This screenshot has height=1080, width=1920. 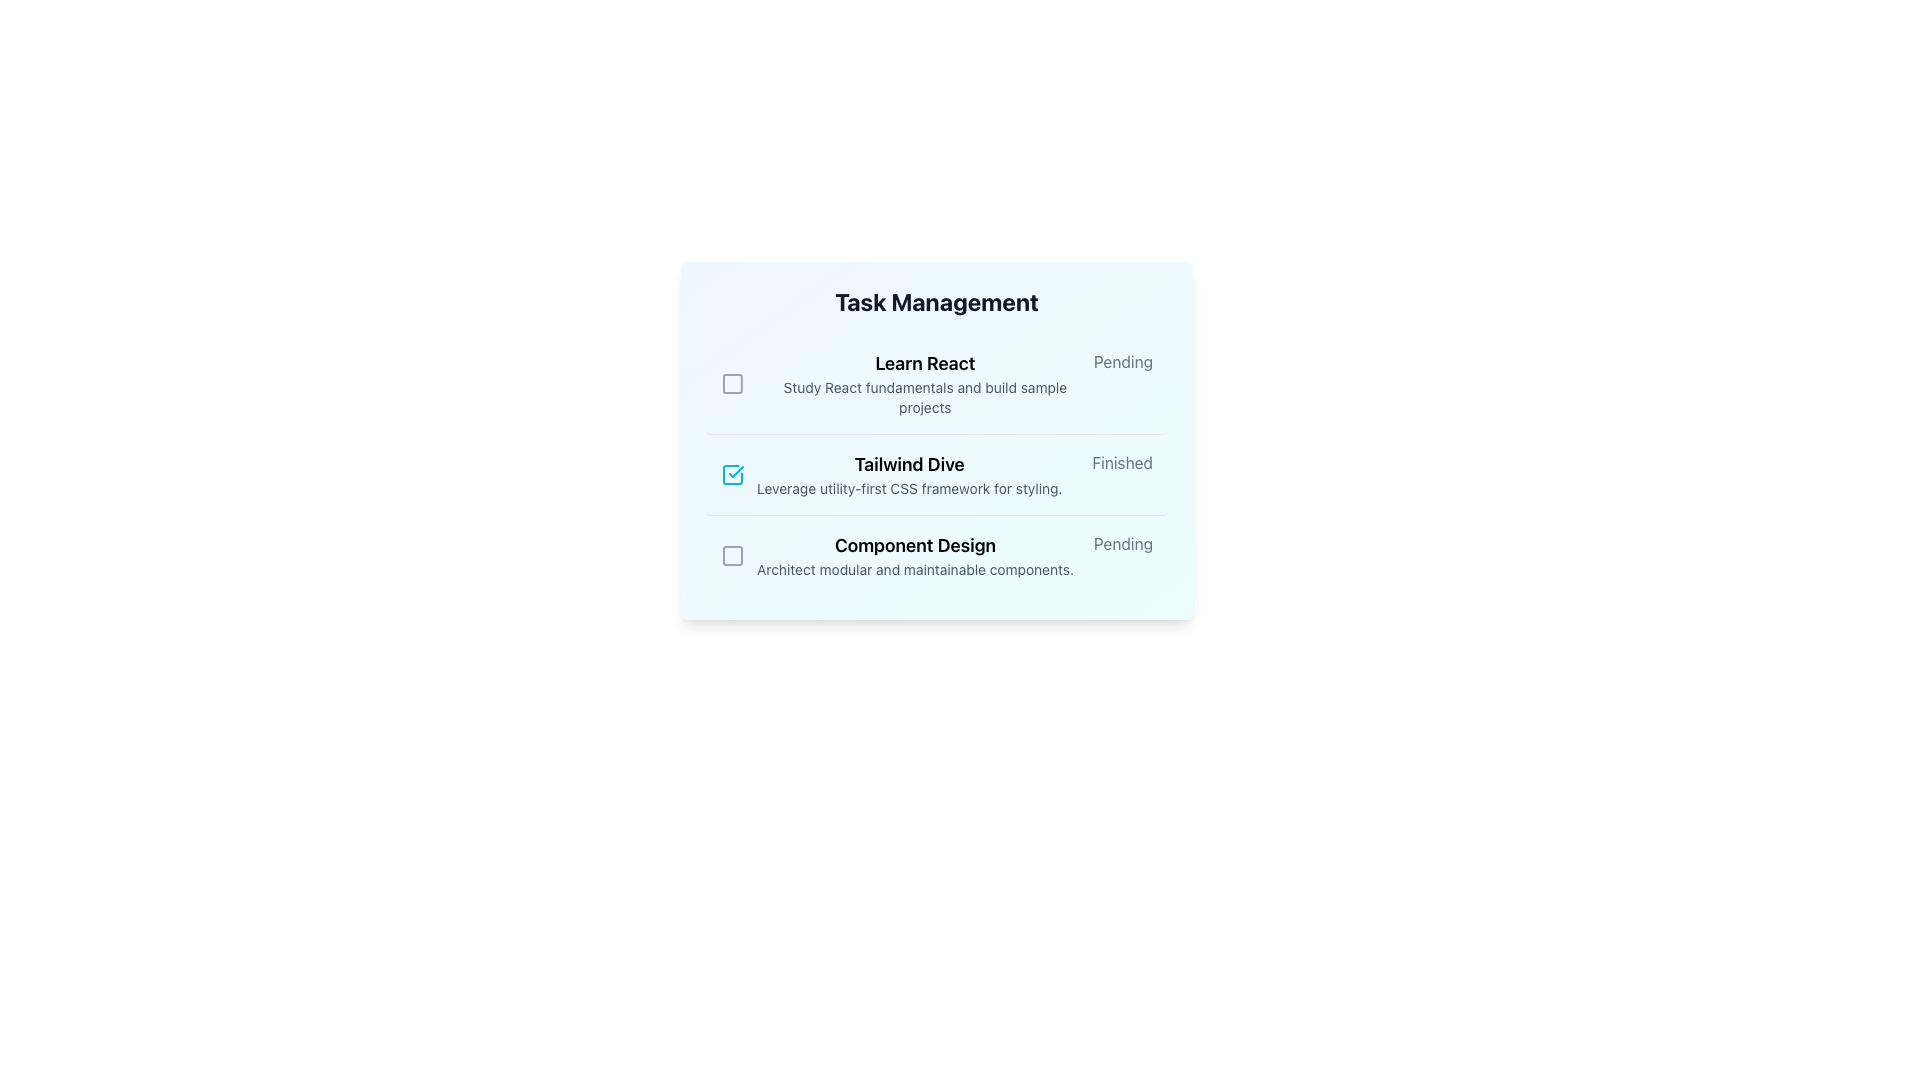 I want to click on the task item located in the middle of the task list, which is positioned between the tasks titled 'Learn React' and 'Component Design' to interact with it, so click(x=890, y=474).